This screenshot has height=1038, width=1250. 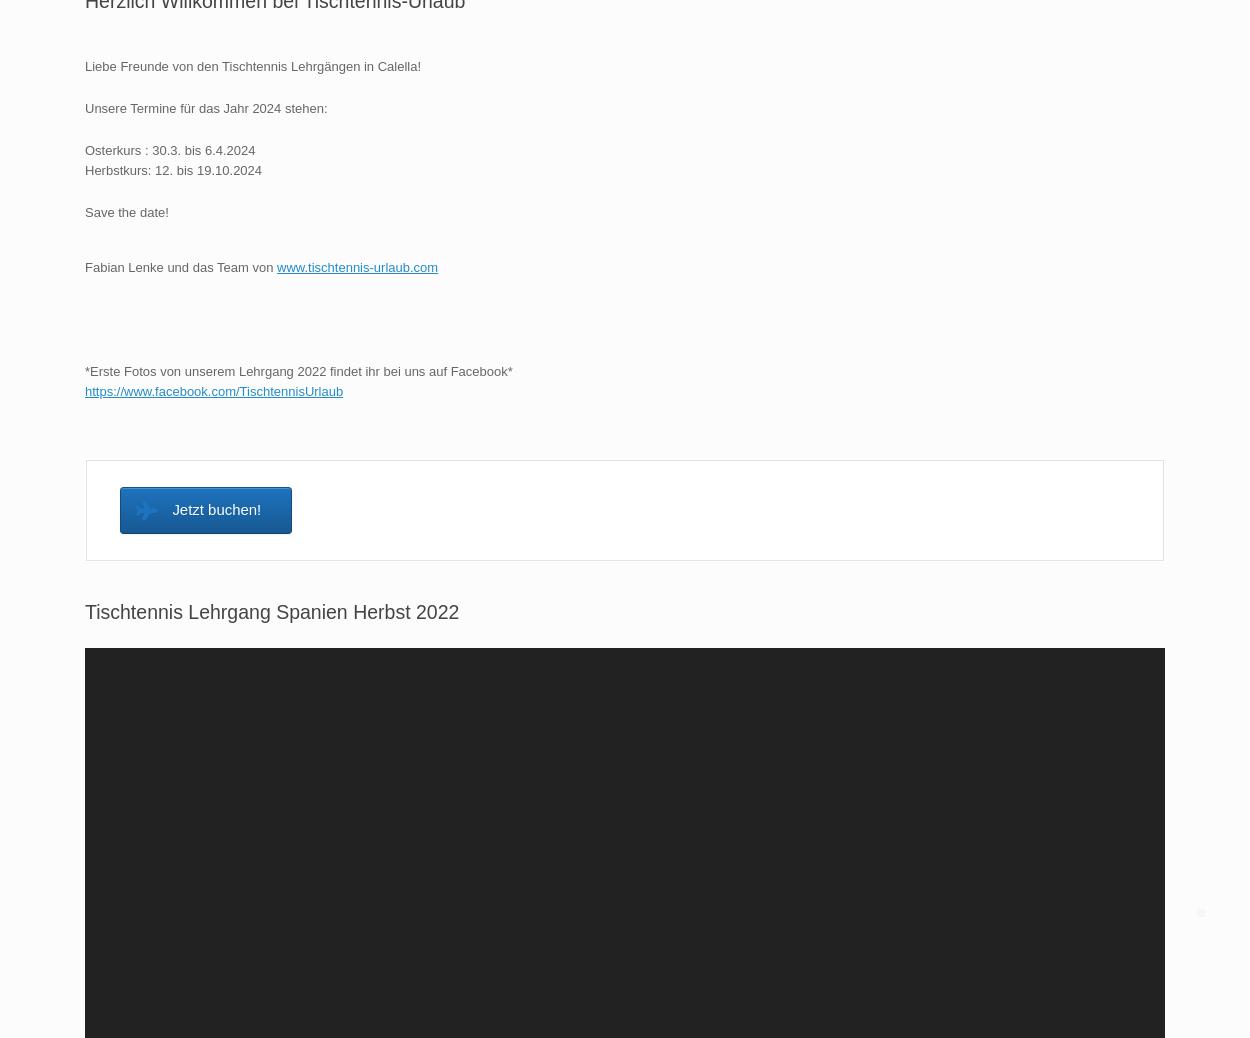 I want to click on '*Erste Fotos von unserem Lehrgang 2022 findet ihr bei uns auf Facebook*', so click(x=298, y=370).